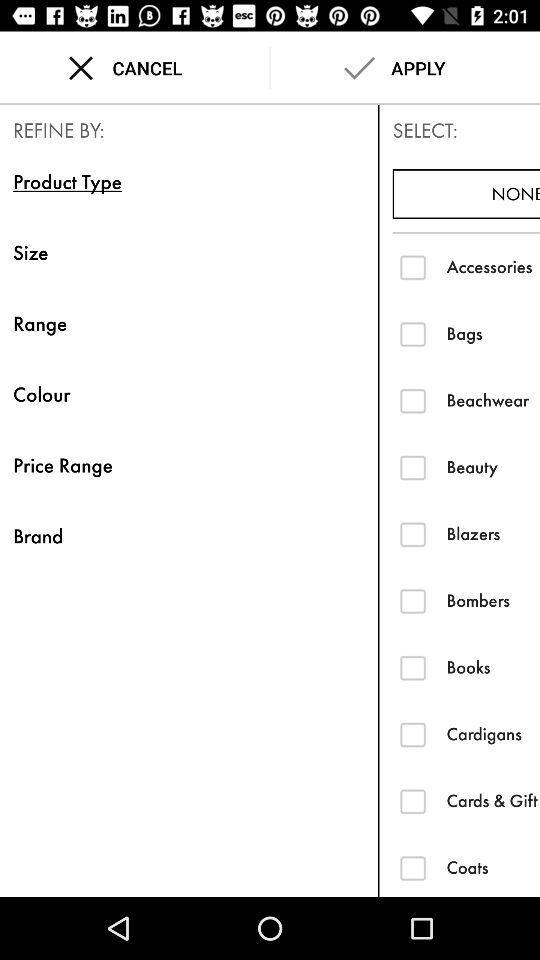 This screenshot has height=960, width=540. I want to click on bombers, so click(412, 600).